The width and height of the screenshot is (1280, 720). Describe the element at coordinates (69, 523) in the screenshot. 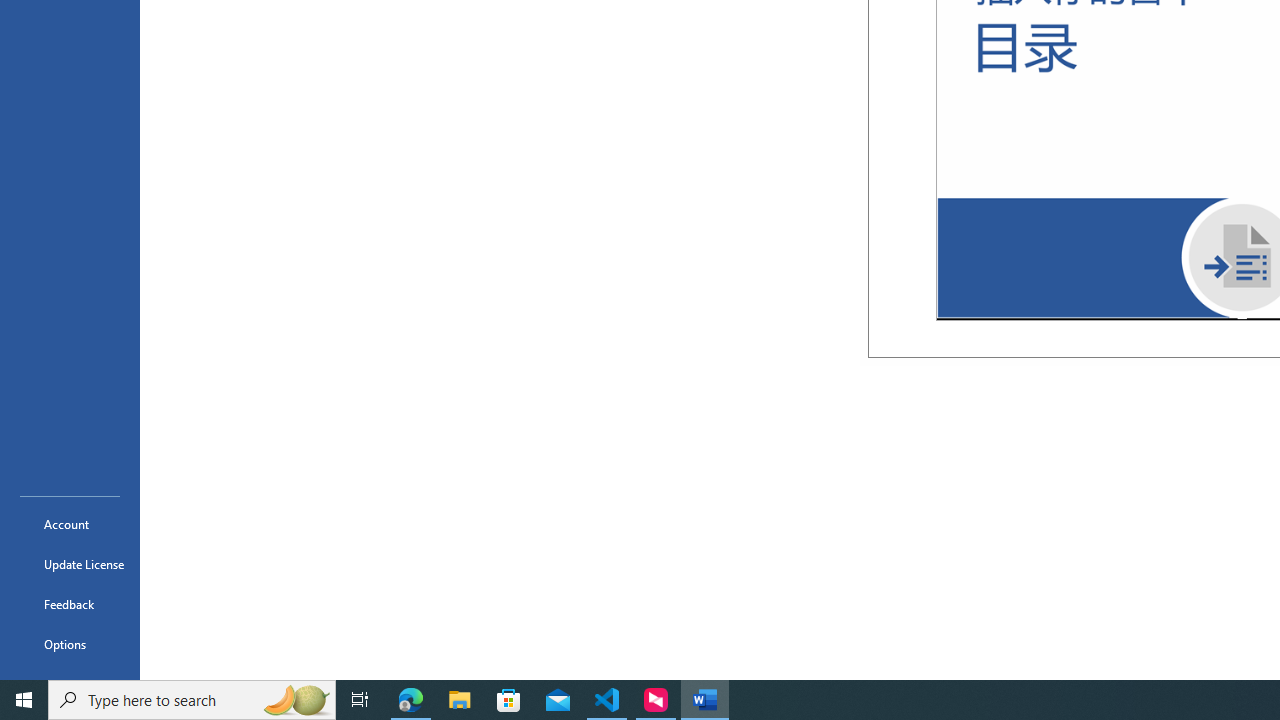

I see `'Account'` at that location.